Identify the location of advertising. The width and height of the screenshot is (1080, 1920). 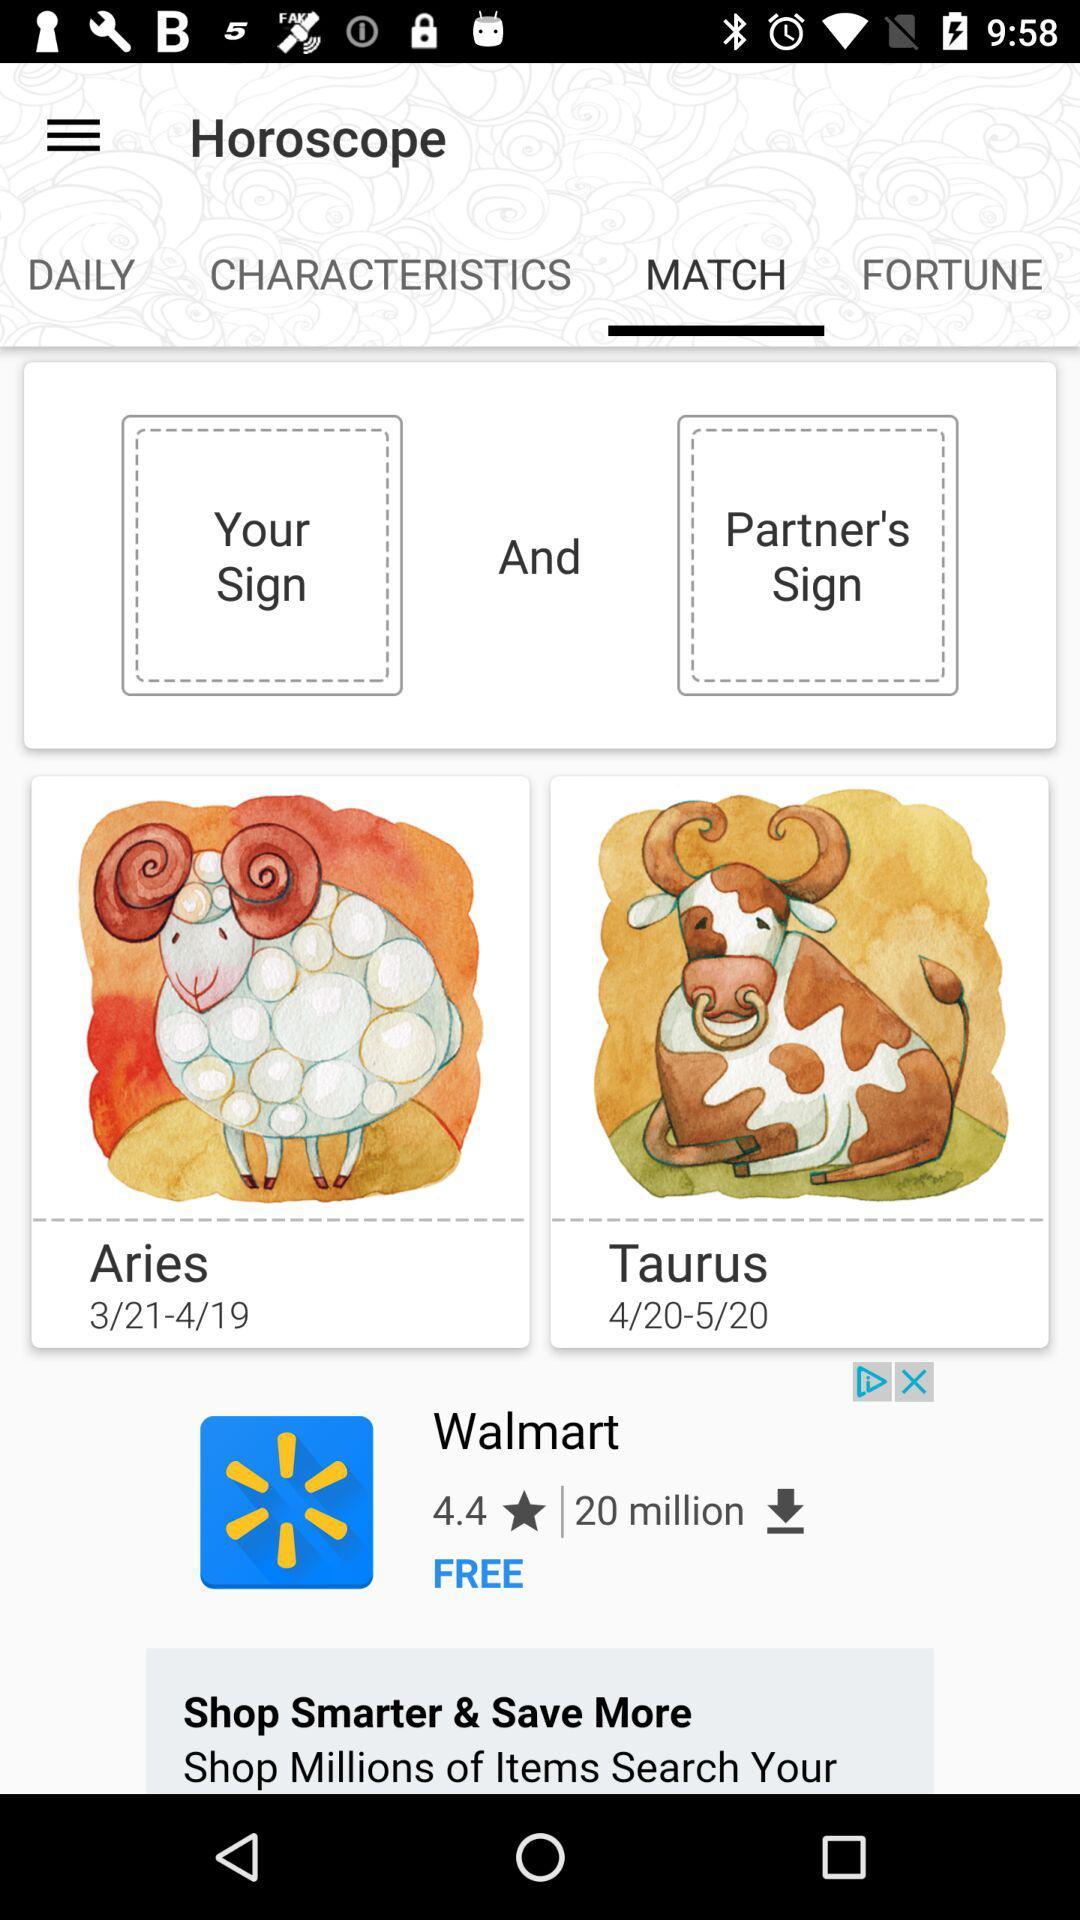
(540, 1577).